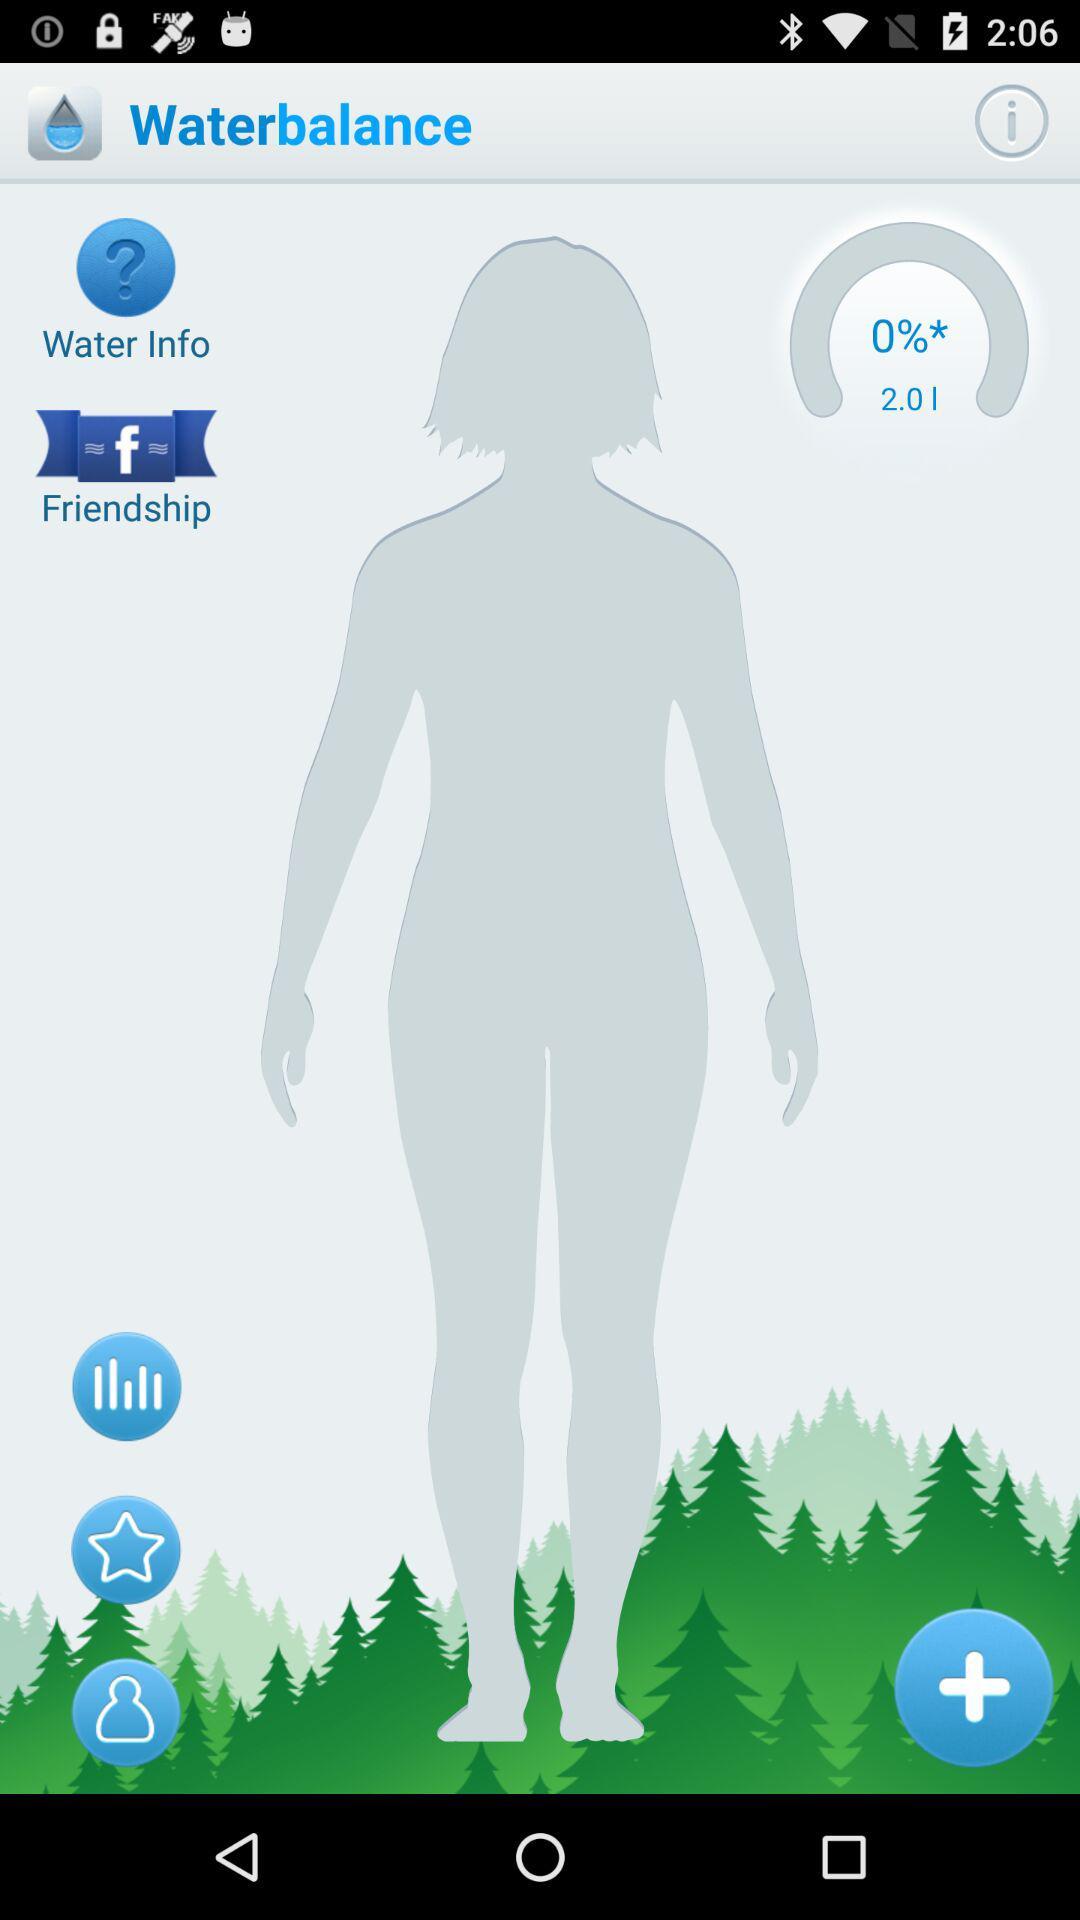  I want to click on my stats, so click(126, 1386).